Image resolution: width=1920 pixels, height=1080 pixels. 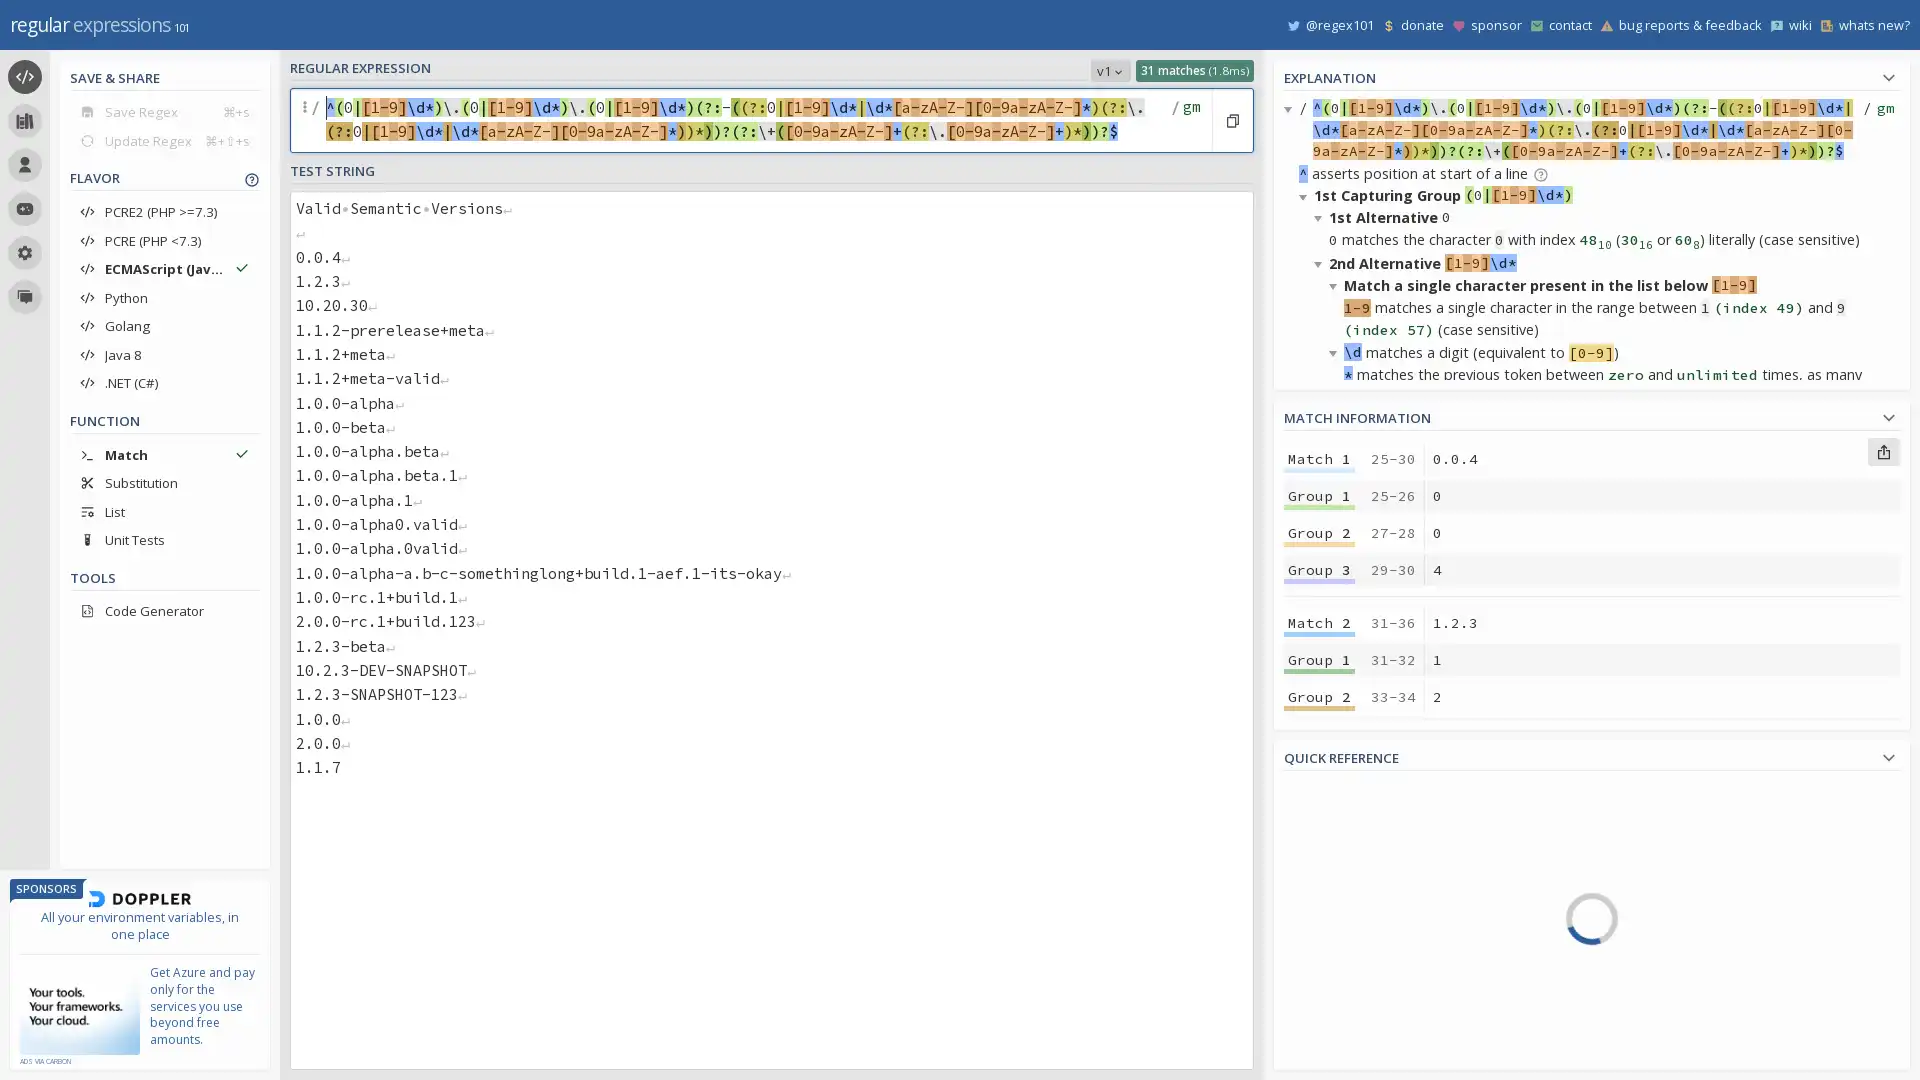 What do you see at coordinates (1691, 962) in the screenshot?
I see `Alternate - match either a or b a|b` at bounding box center [1691, 962].